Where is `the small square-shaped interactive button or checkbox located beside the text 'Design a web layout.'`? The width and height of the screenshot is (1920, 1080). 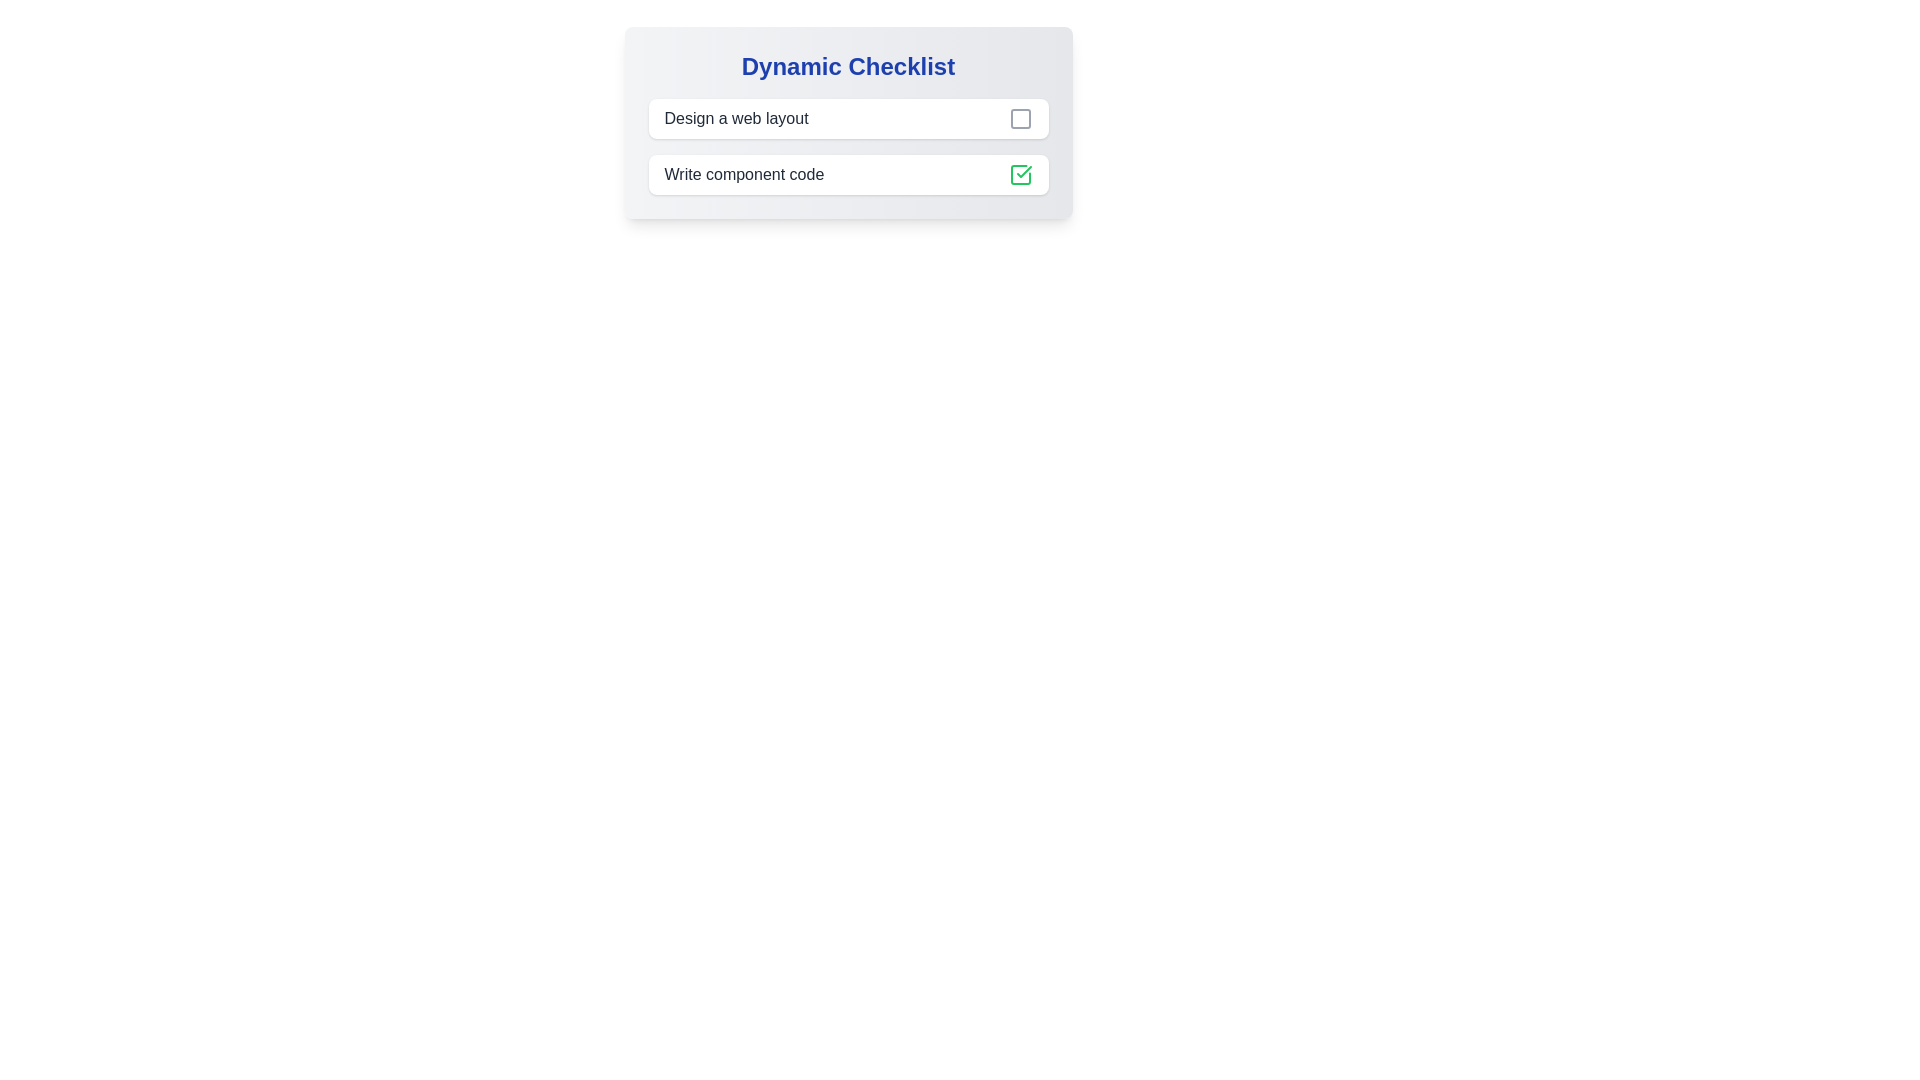
the small square-shaped interactive button or checkbox located beside the text 'Design a web layout.' is located at coordinates (1020, 119).